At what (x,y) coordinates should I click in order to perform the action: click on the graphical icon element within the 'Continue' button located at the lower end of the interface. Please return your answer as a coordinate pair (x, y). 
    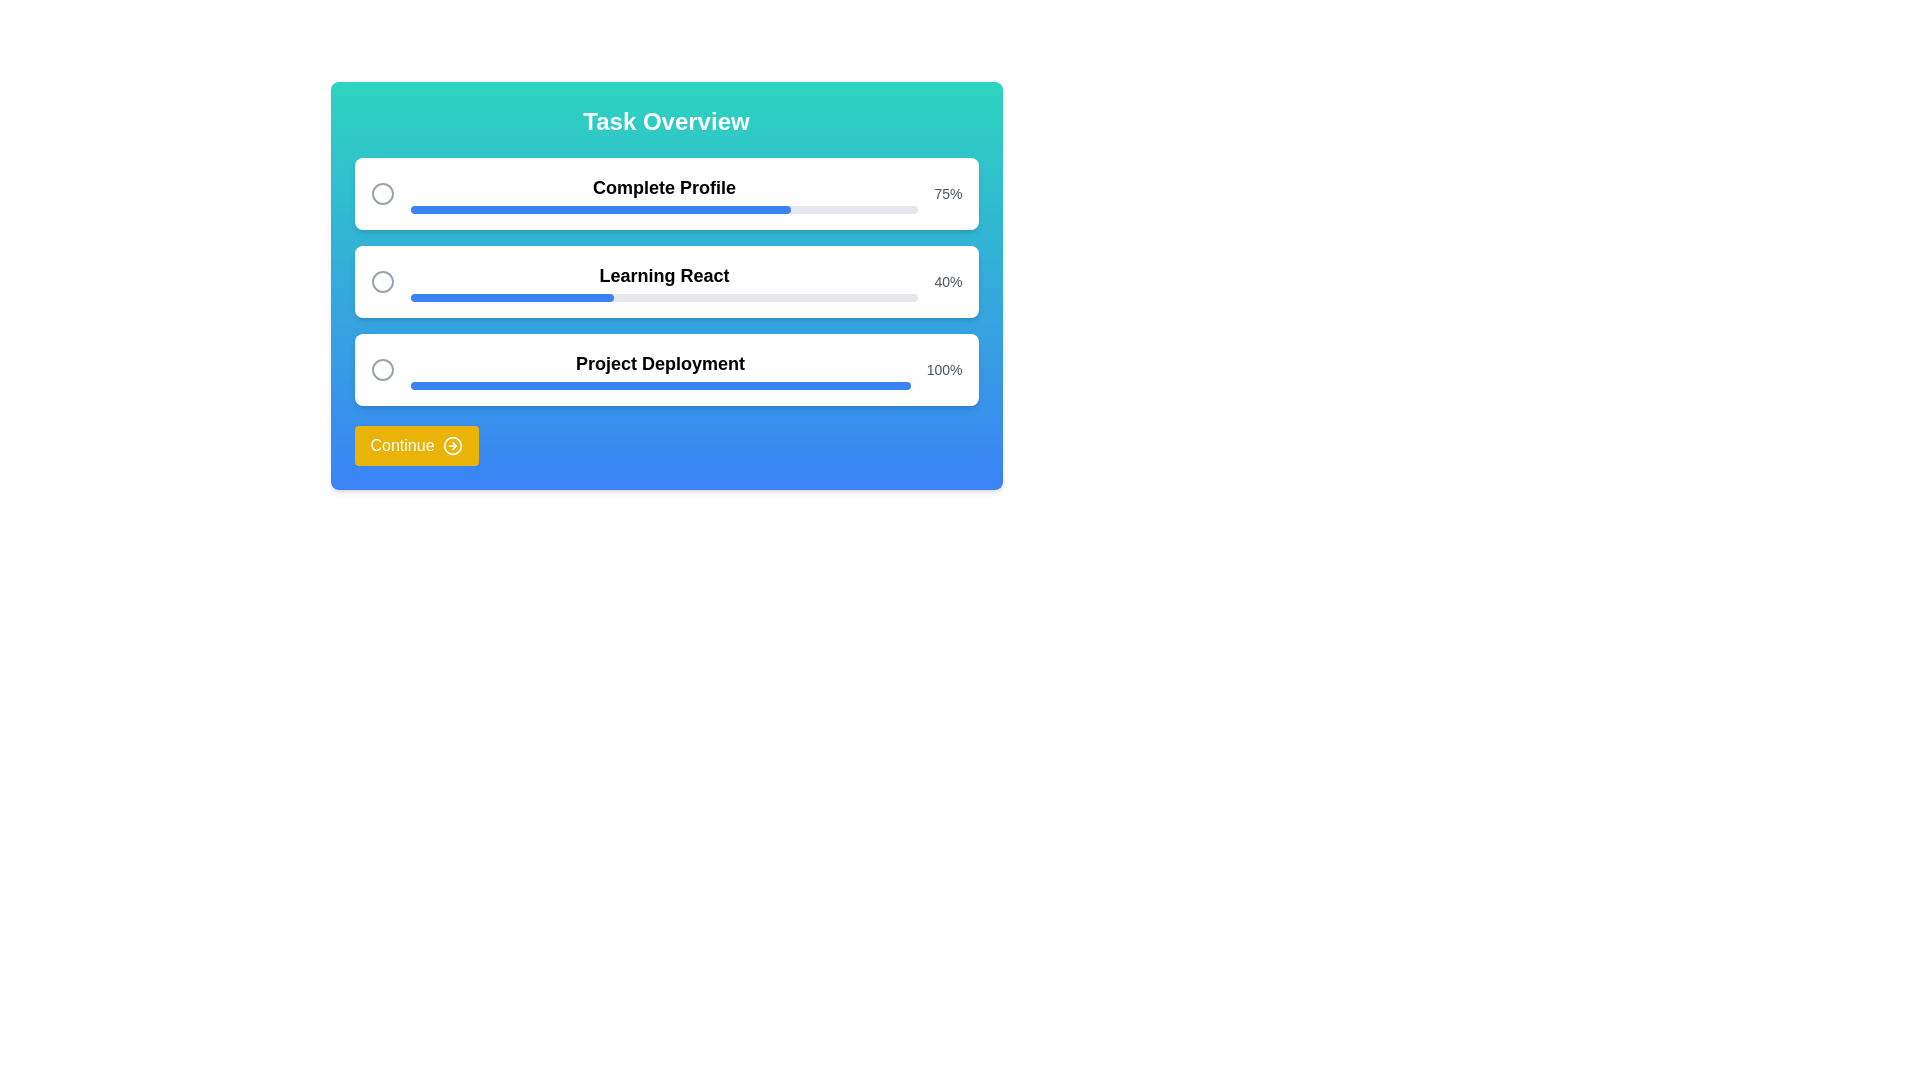
    Looking at the image, I should click on (451, 445).